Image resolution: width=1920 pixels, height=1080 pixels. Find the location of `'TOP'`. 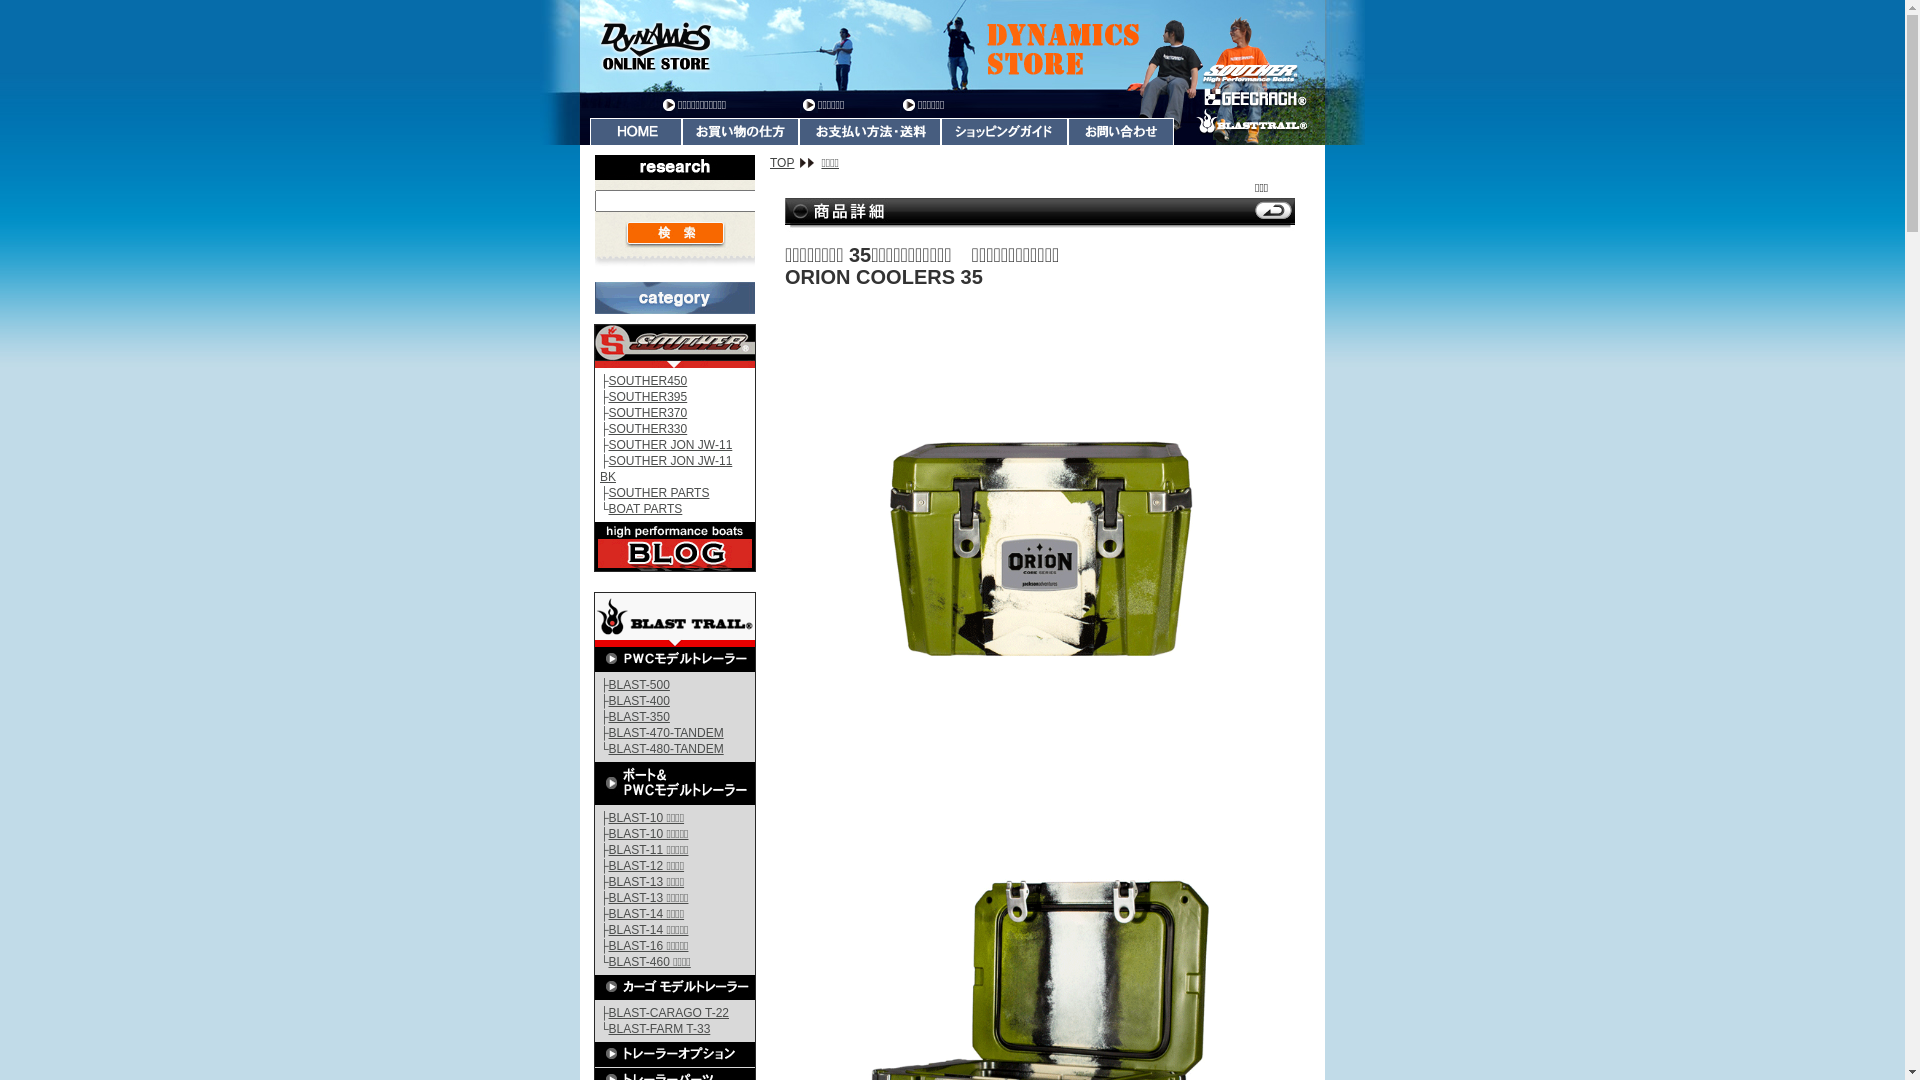

'TOP' is located at coordinates (791, 161).